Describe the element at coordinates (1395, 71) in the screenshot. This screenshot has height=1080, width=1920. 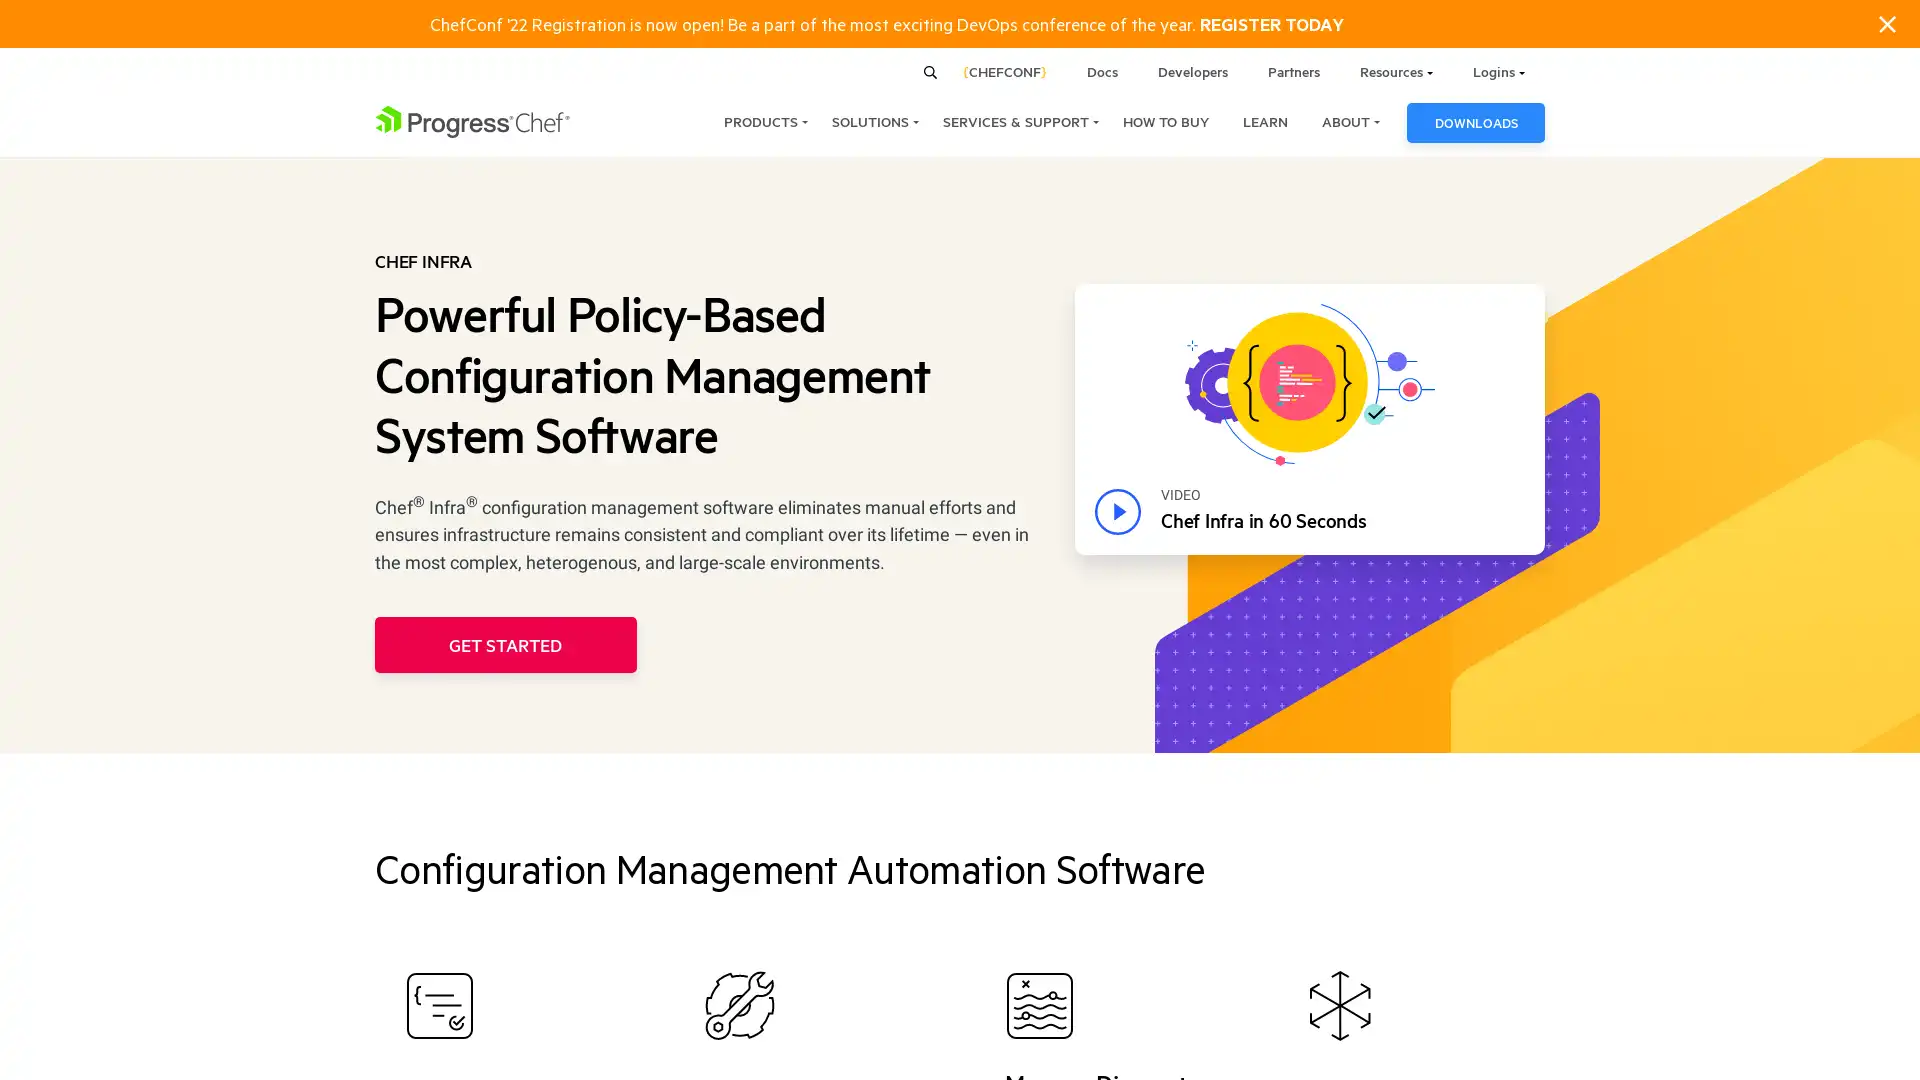
I see `Resources` at that location.